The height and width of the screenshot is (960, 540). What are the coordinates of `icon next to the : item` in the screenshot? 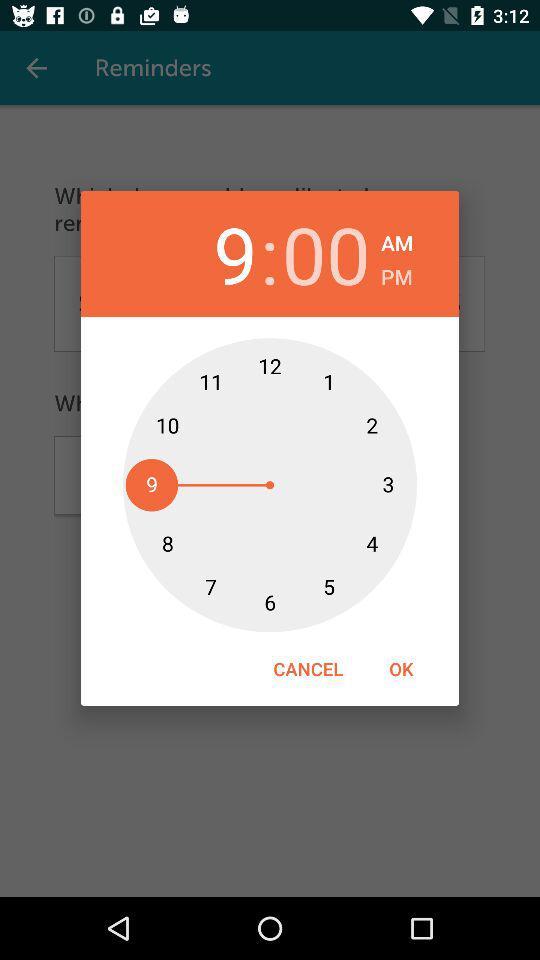 It's located at (326, 253).